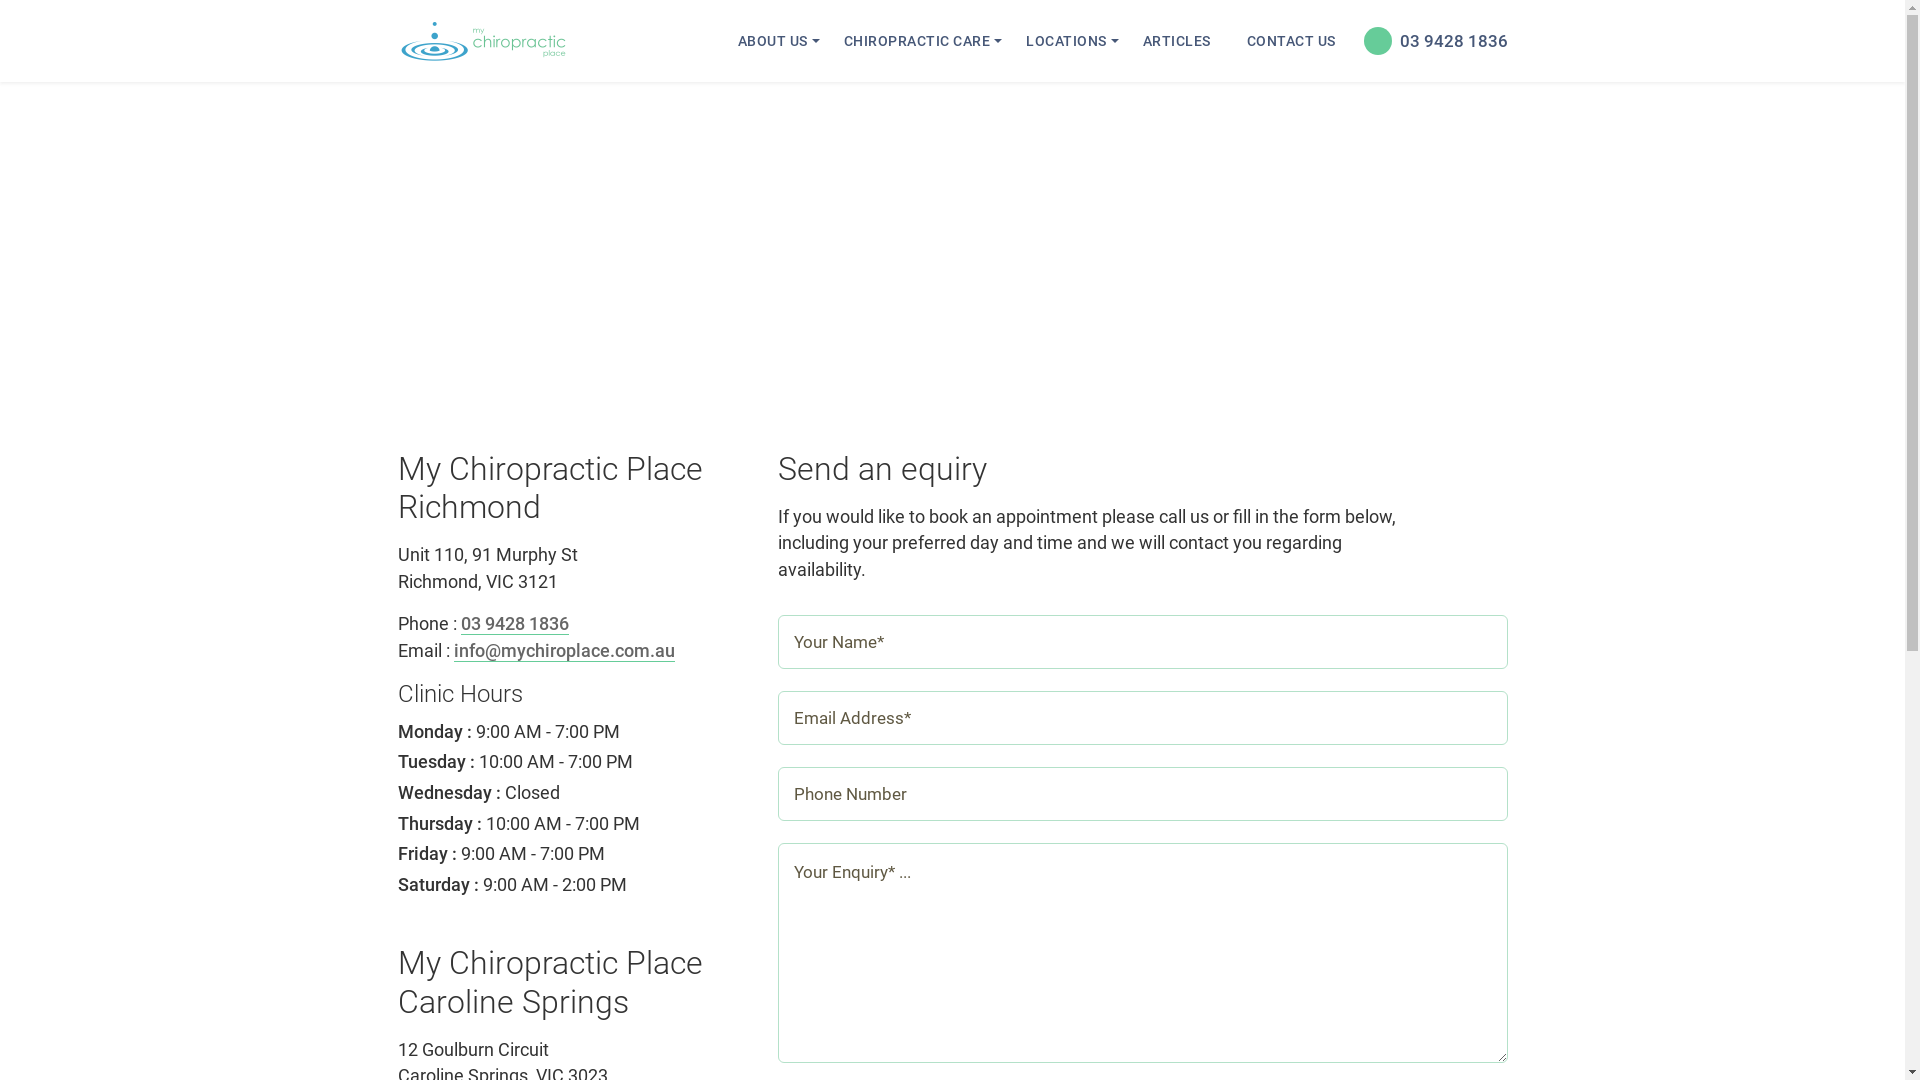 This screenshot has width=1920, height=1080. What do you see at coordinates (563, 651) in the screenshot?
I see `'info@mychiroplace.com.au'` at bounding box center [563, 651].